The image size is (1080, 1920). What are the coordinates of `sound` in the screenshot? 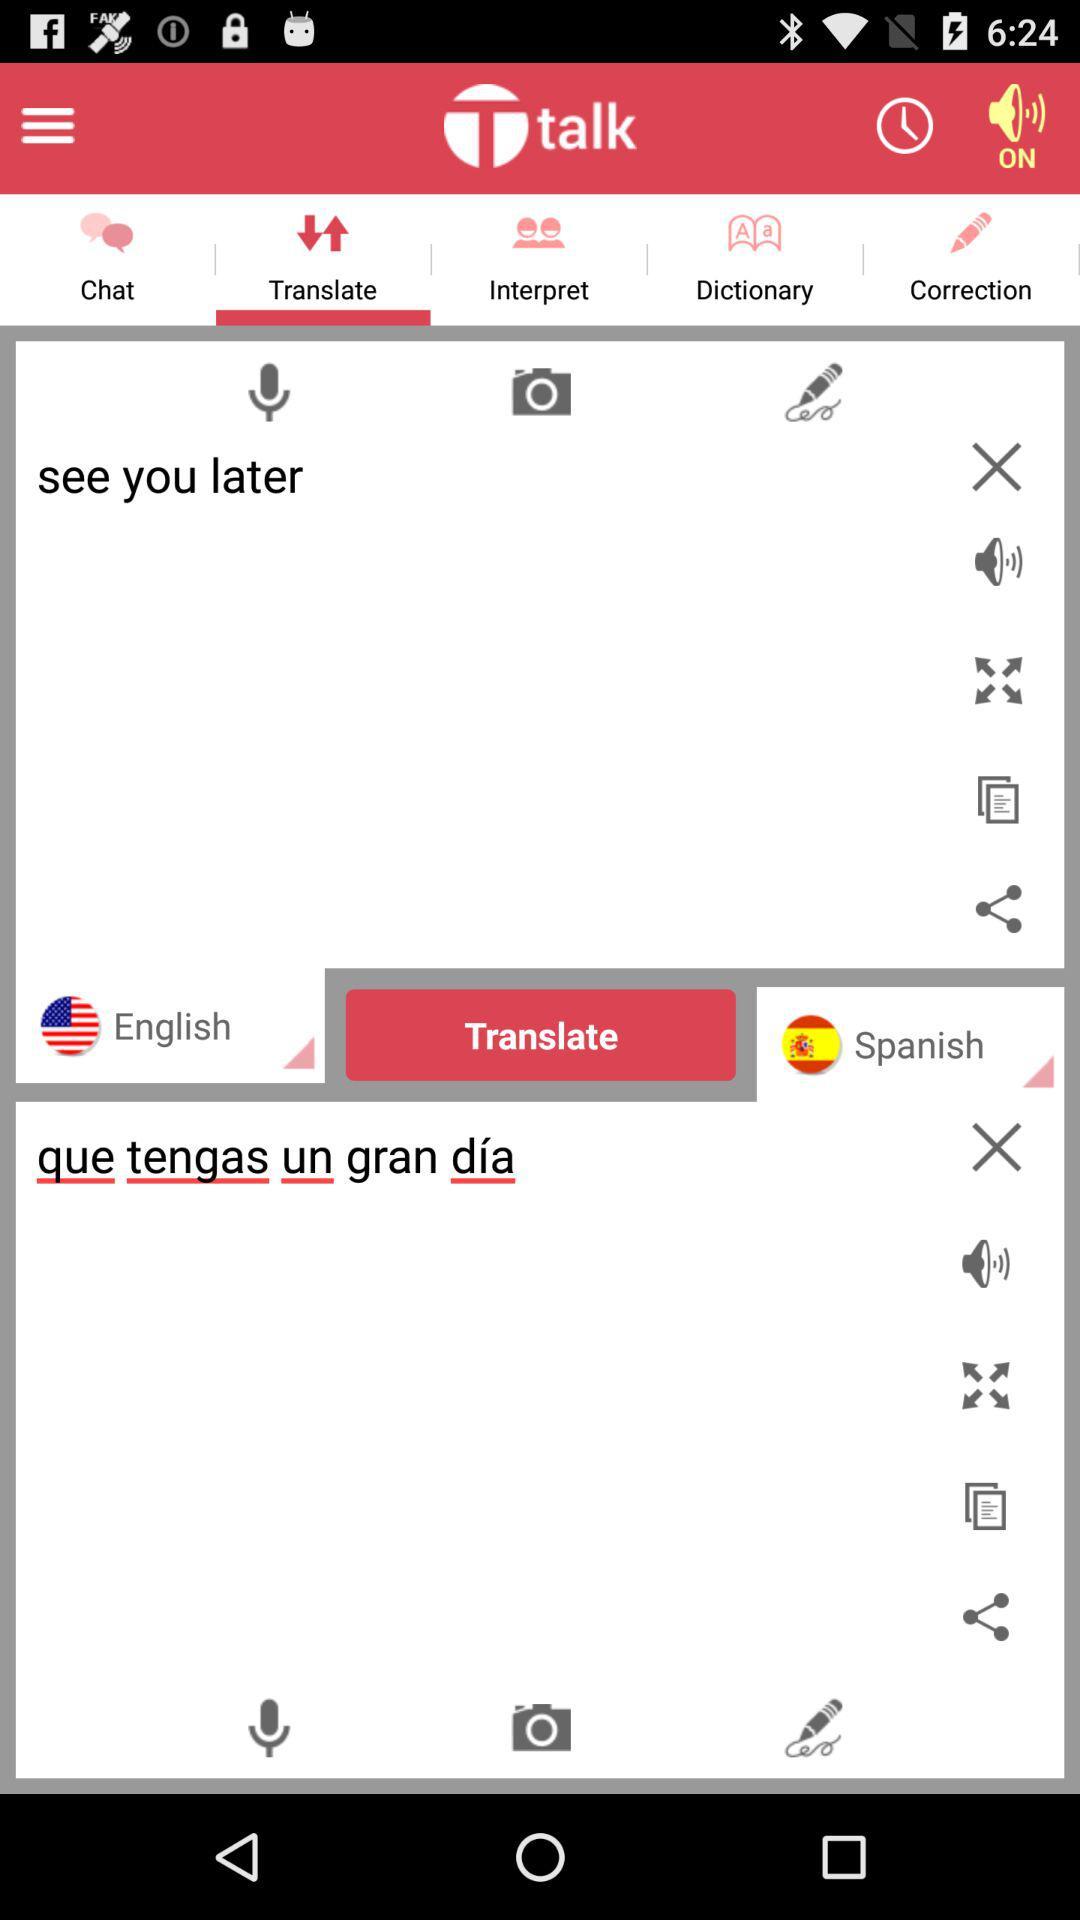 It's located at (998, 550).